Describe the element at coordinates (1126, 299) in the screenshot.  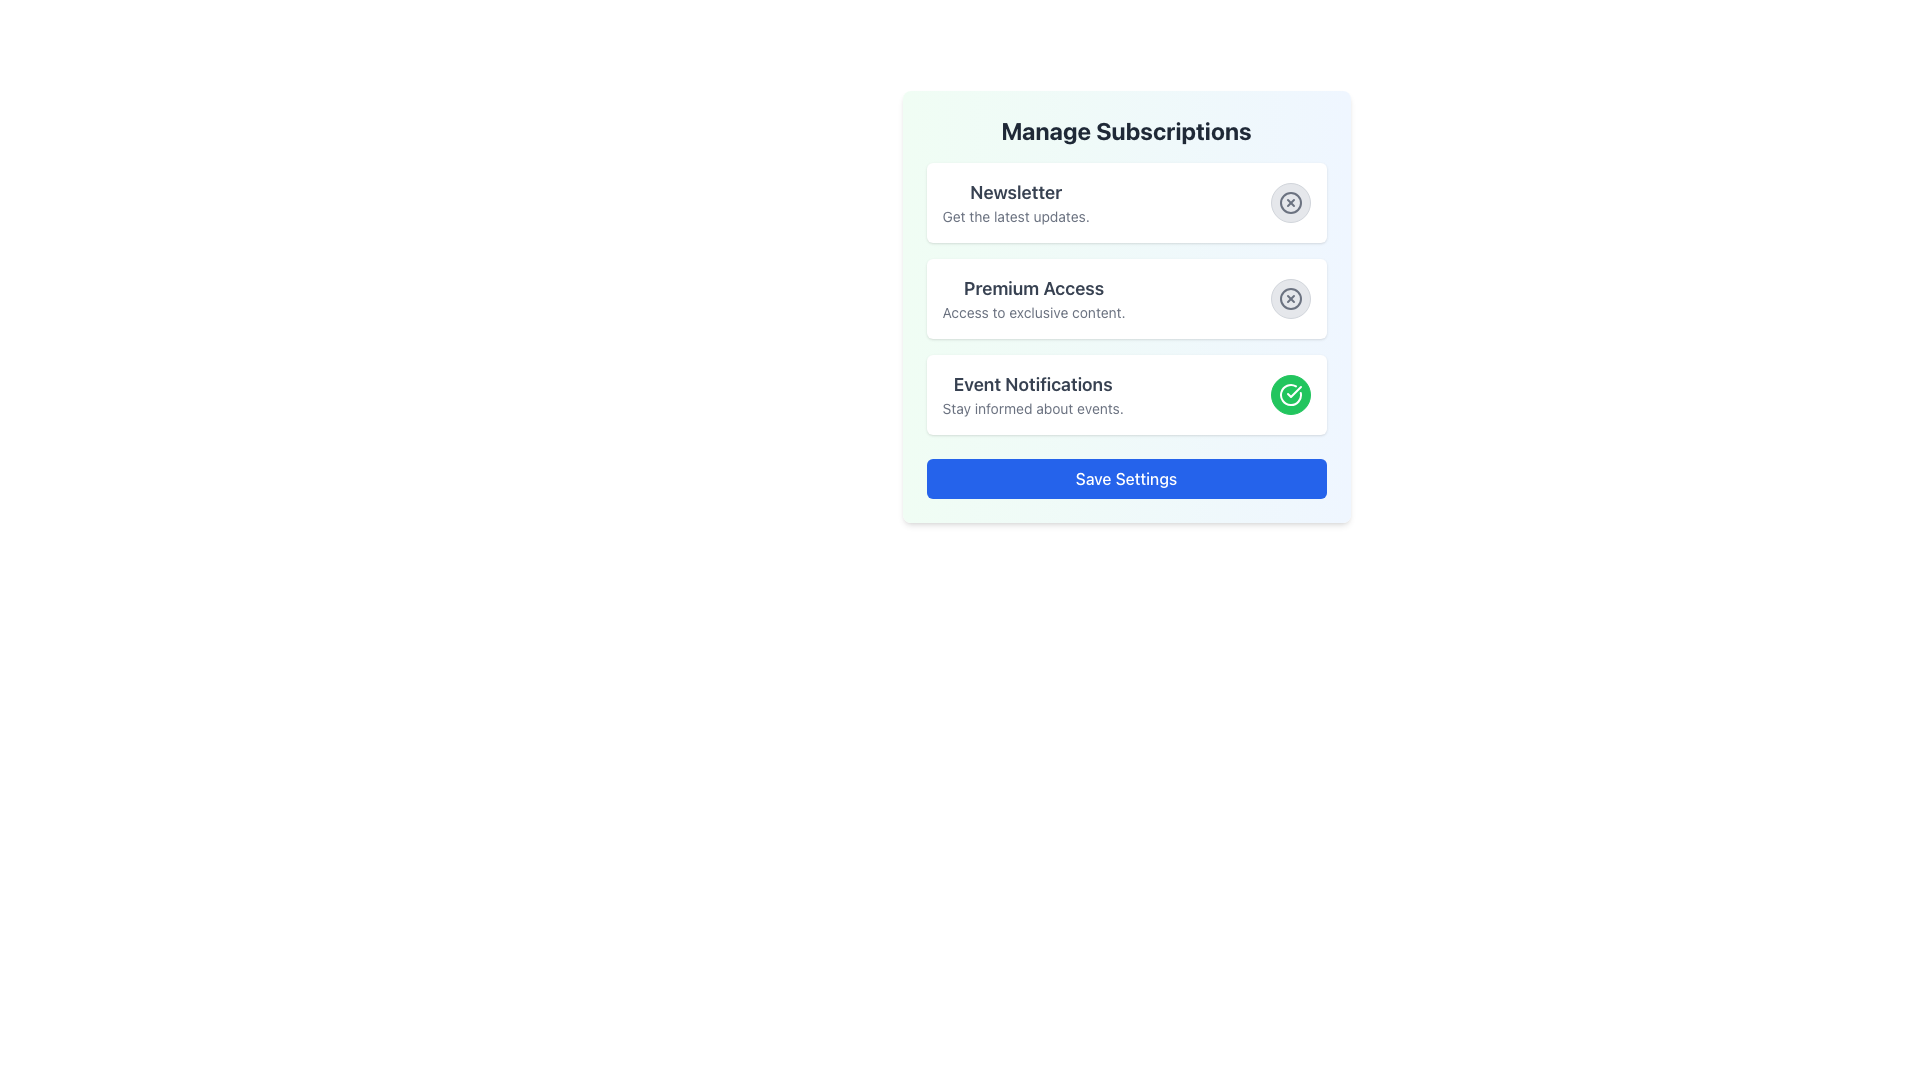
I see `information about the 'Premium Access' subscription option, which is the second option in the 'Manage Subscriptions' panel, located below 'Newsletter' and above 'Event Notifications'` at that location.